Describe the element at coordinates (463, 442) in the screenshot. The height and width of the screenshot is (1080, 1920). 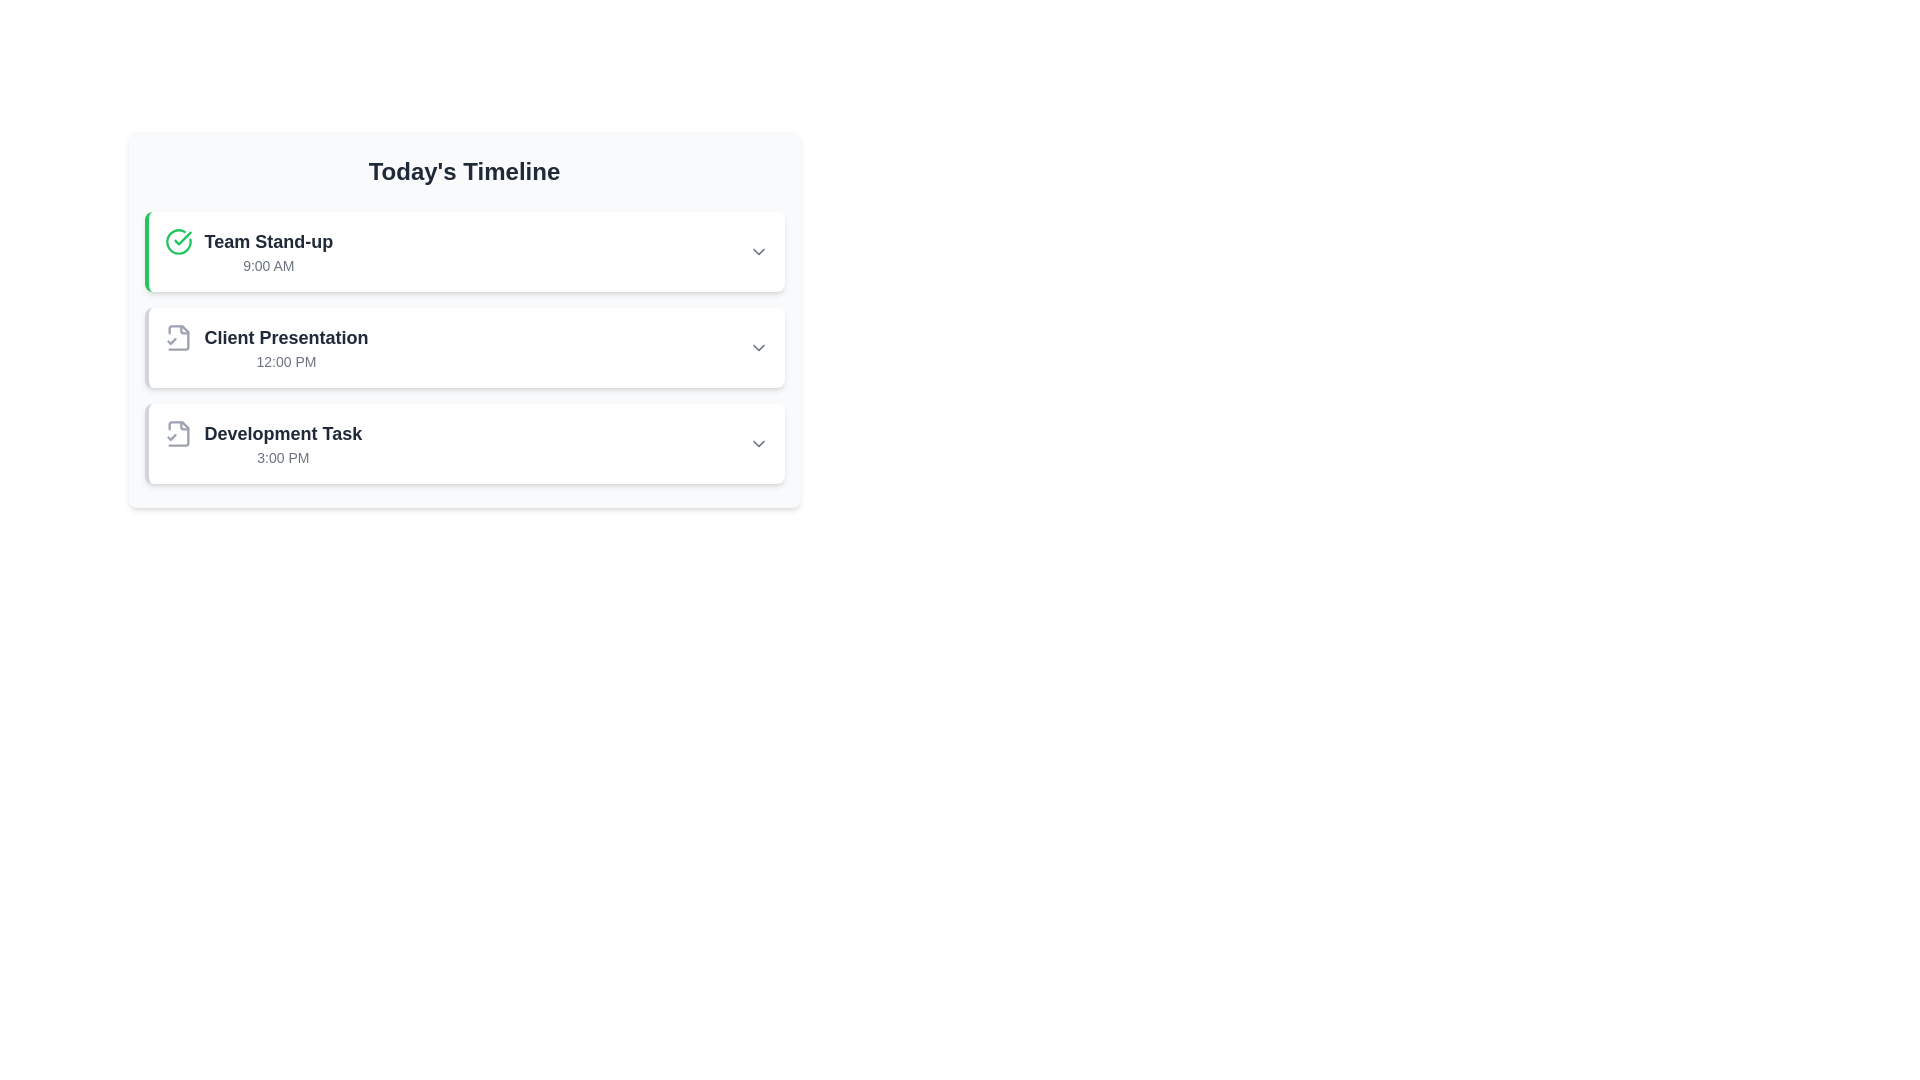
I see `the third item in the vertical list labeled 'Today's Timeline'` at that location.